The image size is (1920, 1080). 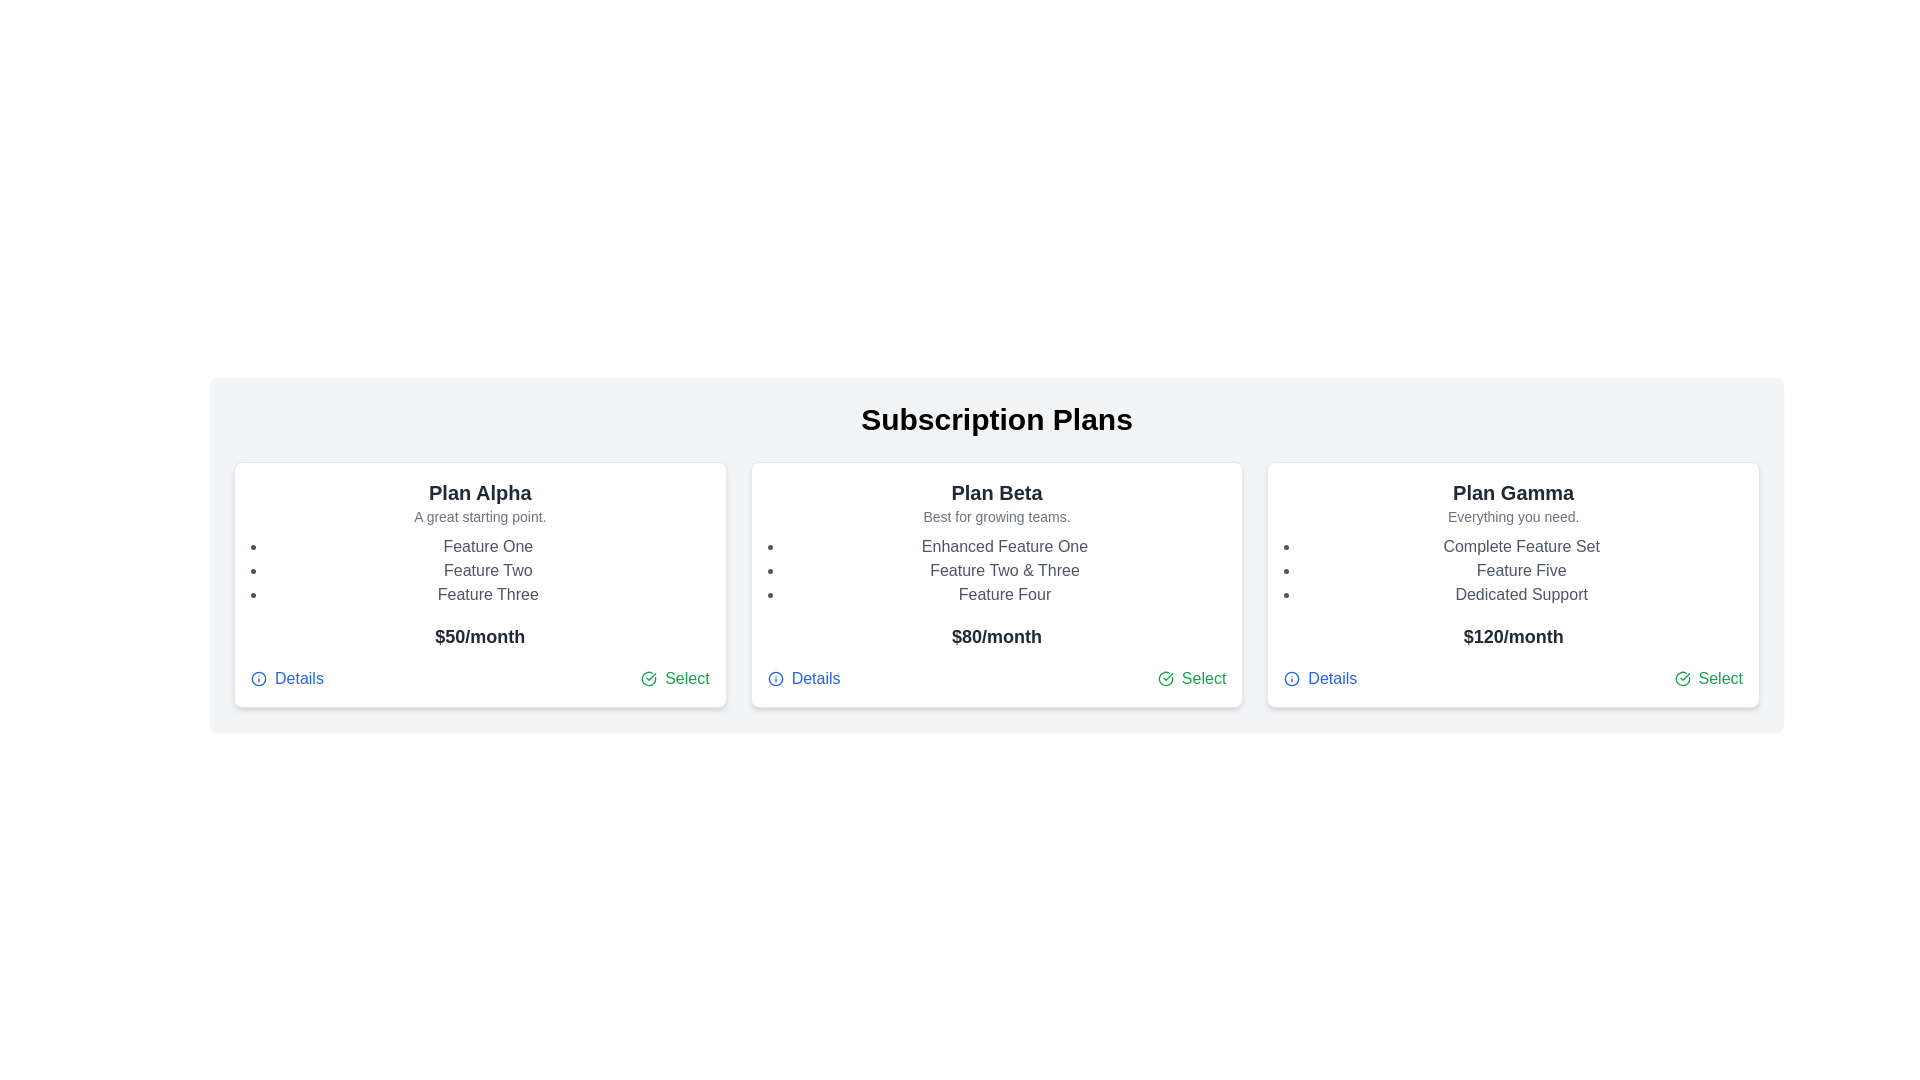 I want to click on the text label displaying '$50/month' in bold and larger font size, located in the lower portion of the 'Plan Alpha' subscription card, so click(x=480, y=636).